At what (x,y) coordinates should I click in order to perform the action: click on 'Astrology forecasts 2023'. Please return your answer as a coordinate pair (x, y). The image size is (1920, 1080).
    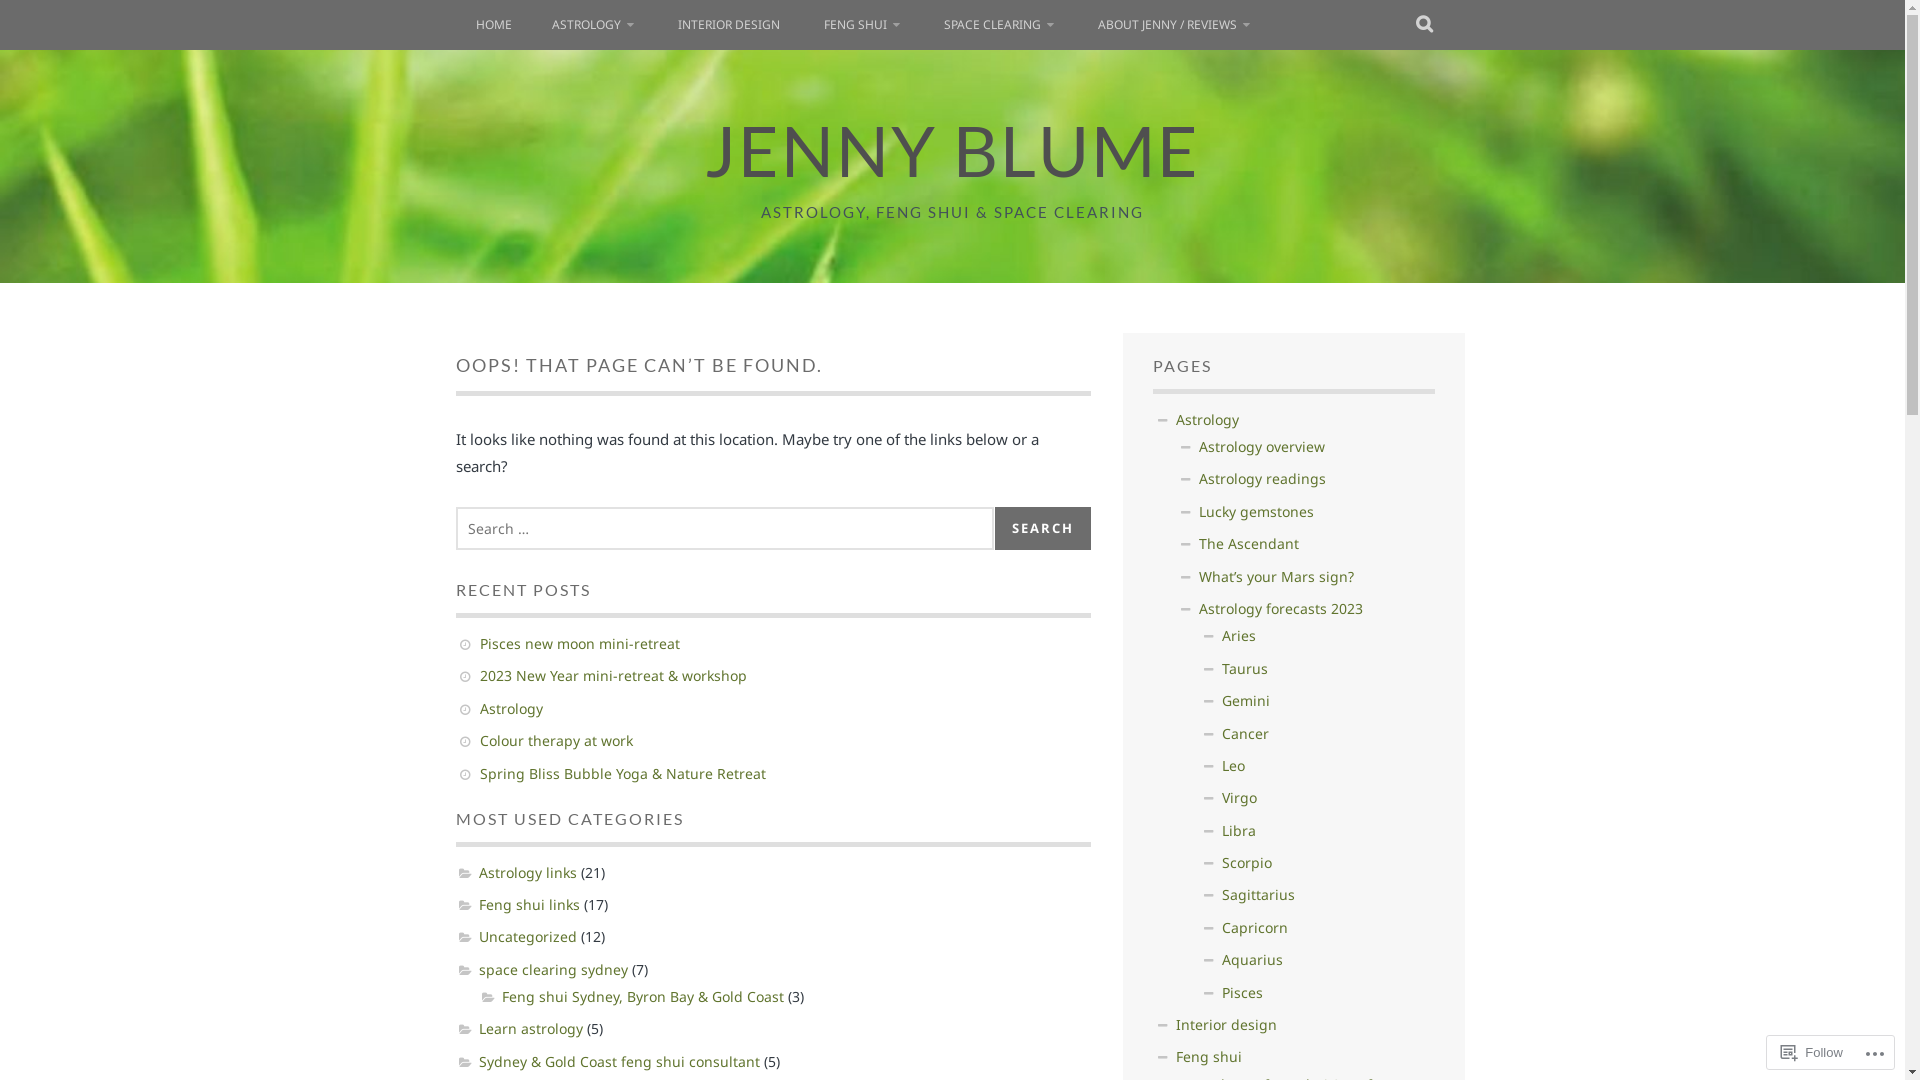
    Looking at the image, I should click on (1281, 607).